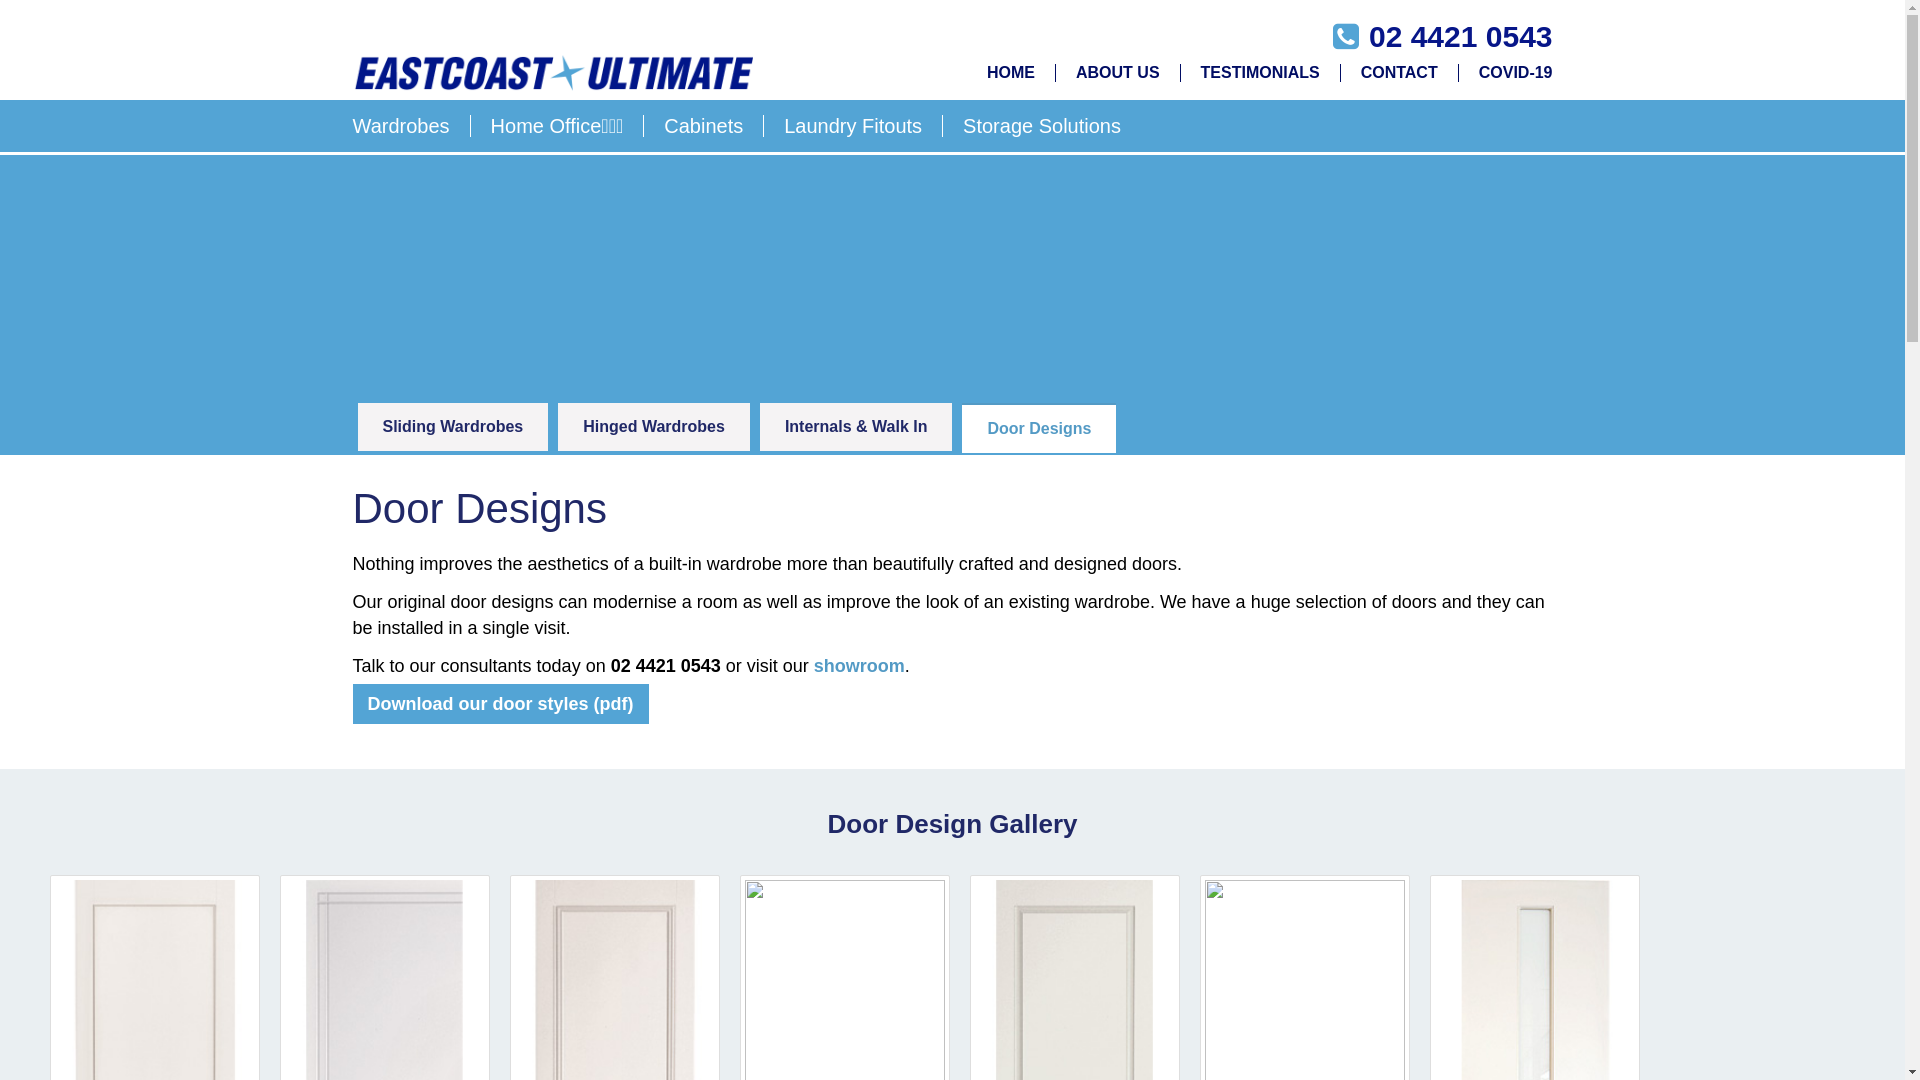 Image resolution: width=1920 pixels, height=1080 pixels. Describe the element at coordinates (1038, 427) in the screenshot. I see `'Door Designs'` at that location.